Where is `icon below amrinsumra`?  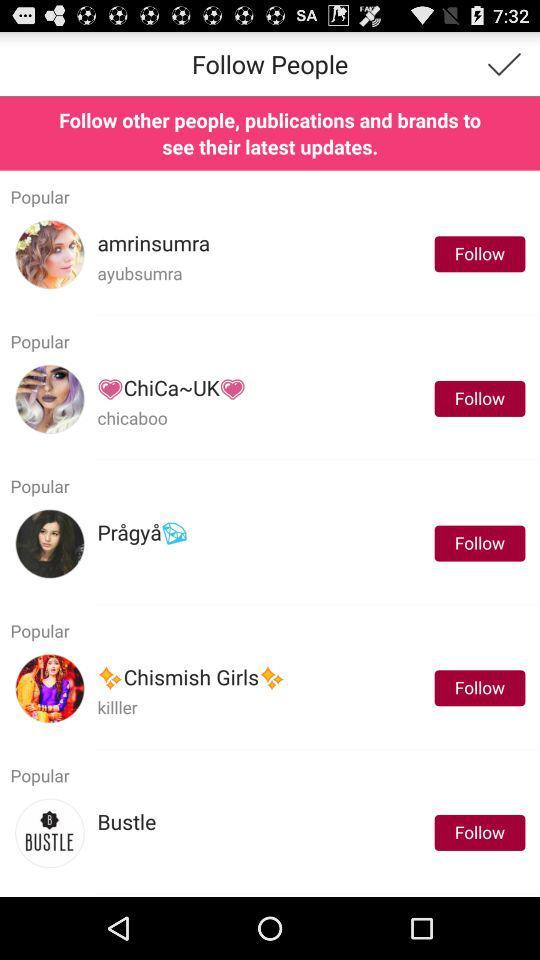
icon below amrinsumra is located at coordinates (139, 272).